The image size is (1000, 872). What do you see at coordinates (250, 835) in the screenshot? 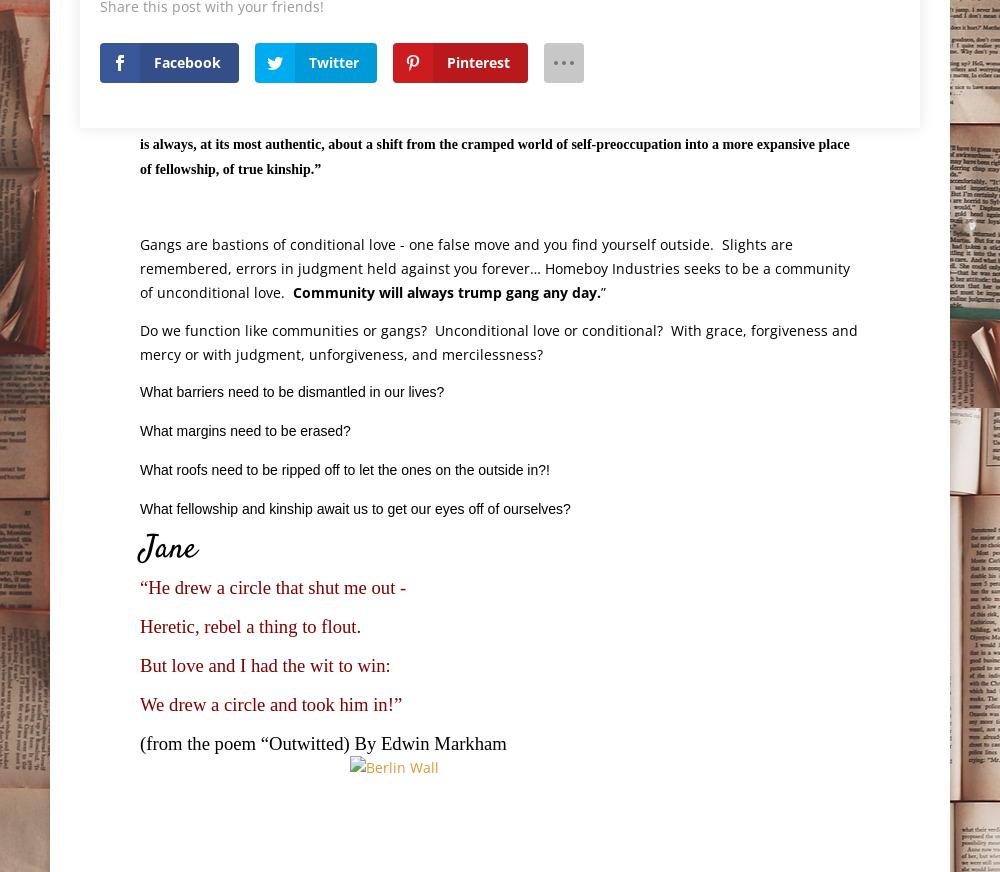
I see `'On Fire – “#7 – Are You Ready?”'` at bounding box center [250, 835].